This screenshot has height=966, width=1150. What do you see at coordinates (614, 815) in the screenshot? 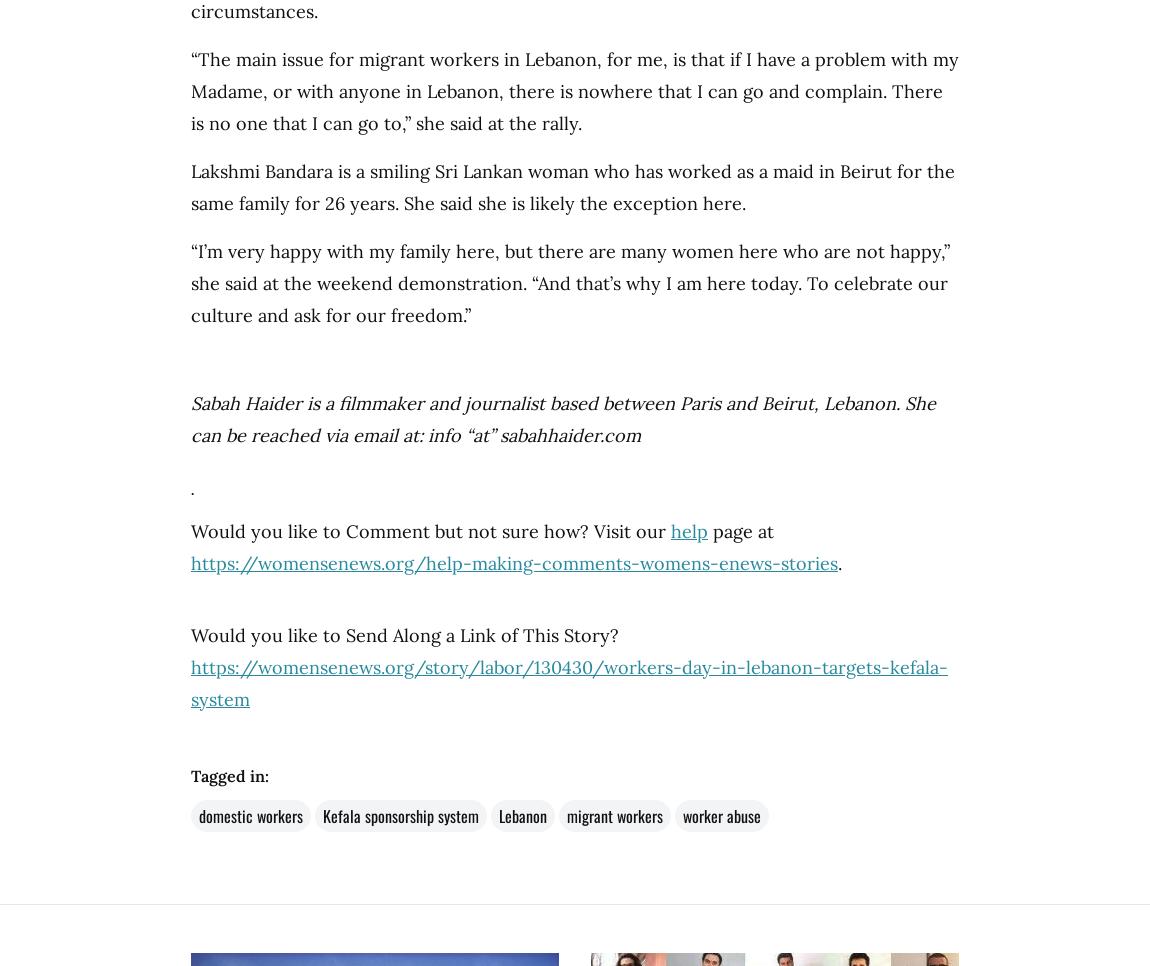
I see `'migrant workers'` at bounding box center [614, 815].